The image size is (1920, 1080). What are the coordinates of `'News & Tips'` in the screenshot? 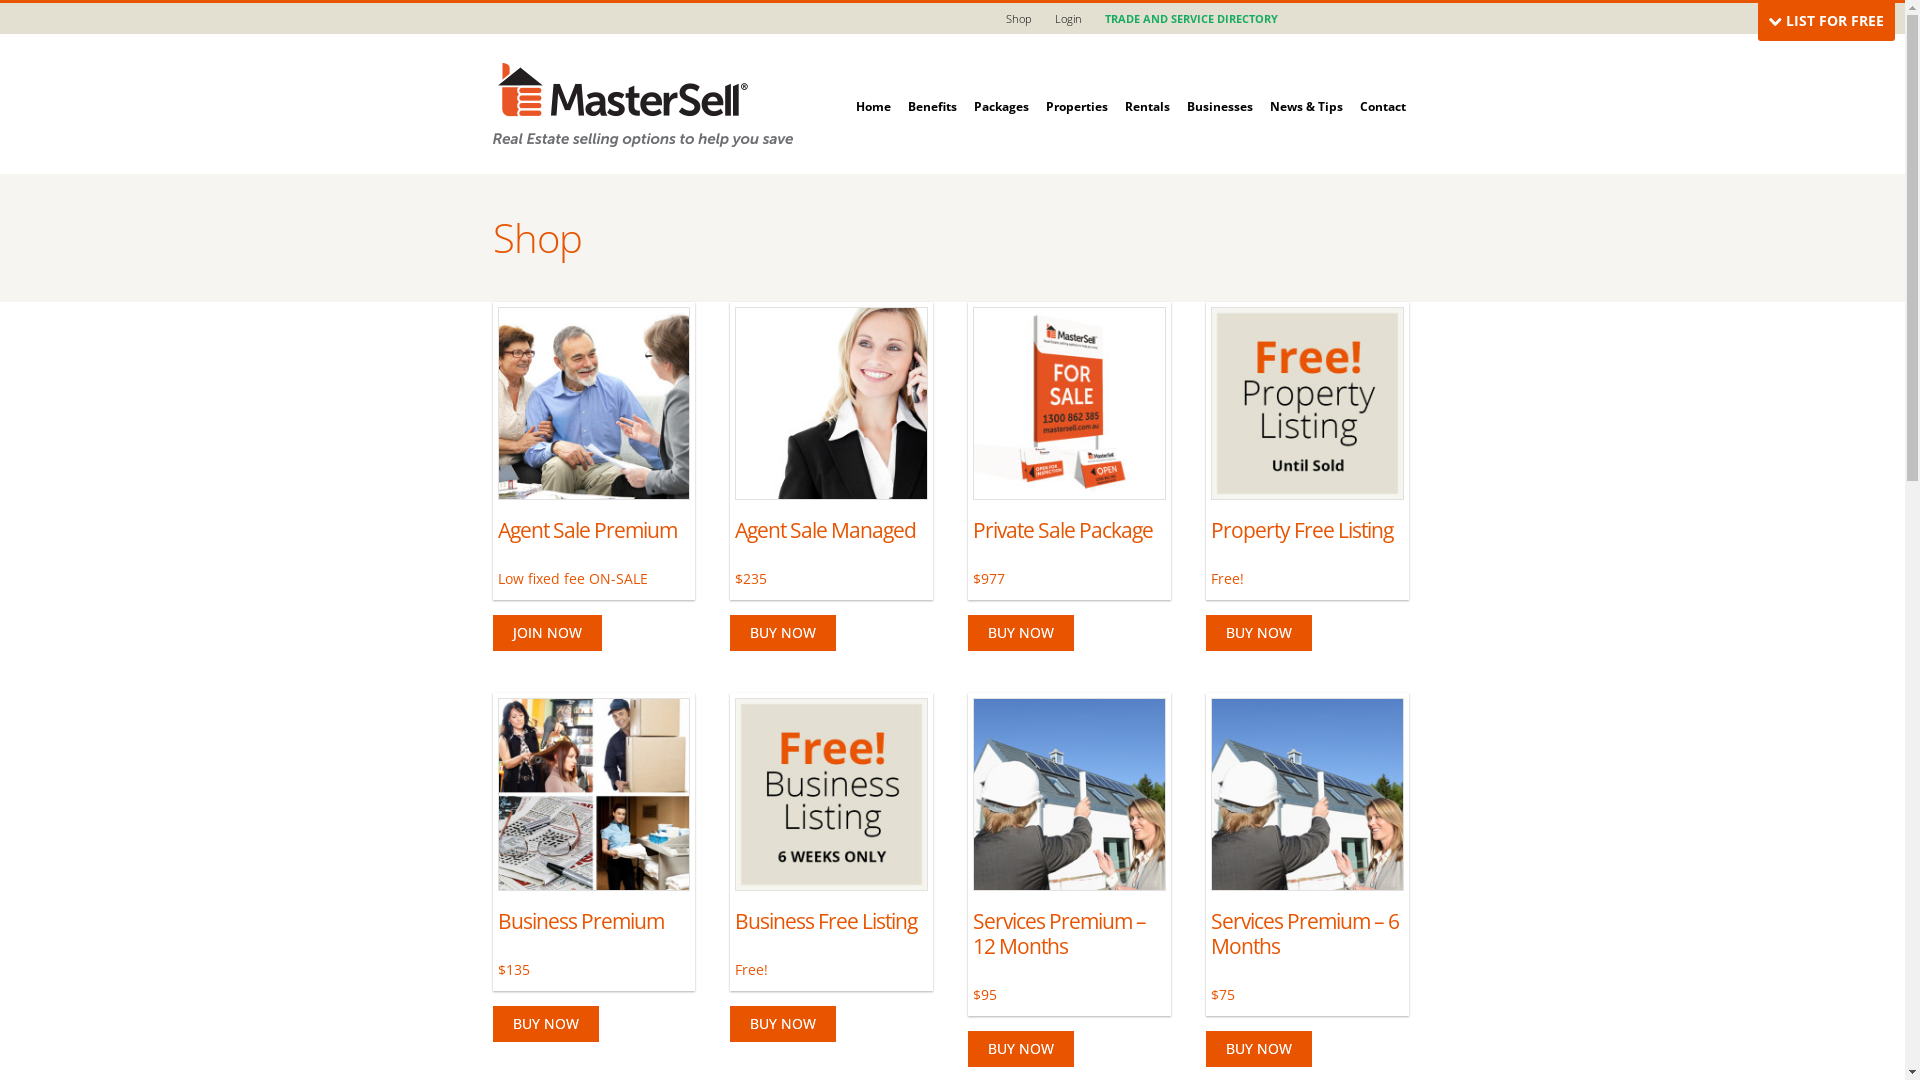 It's located at (1306, 84).